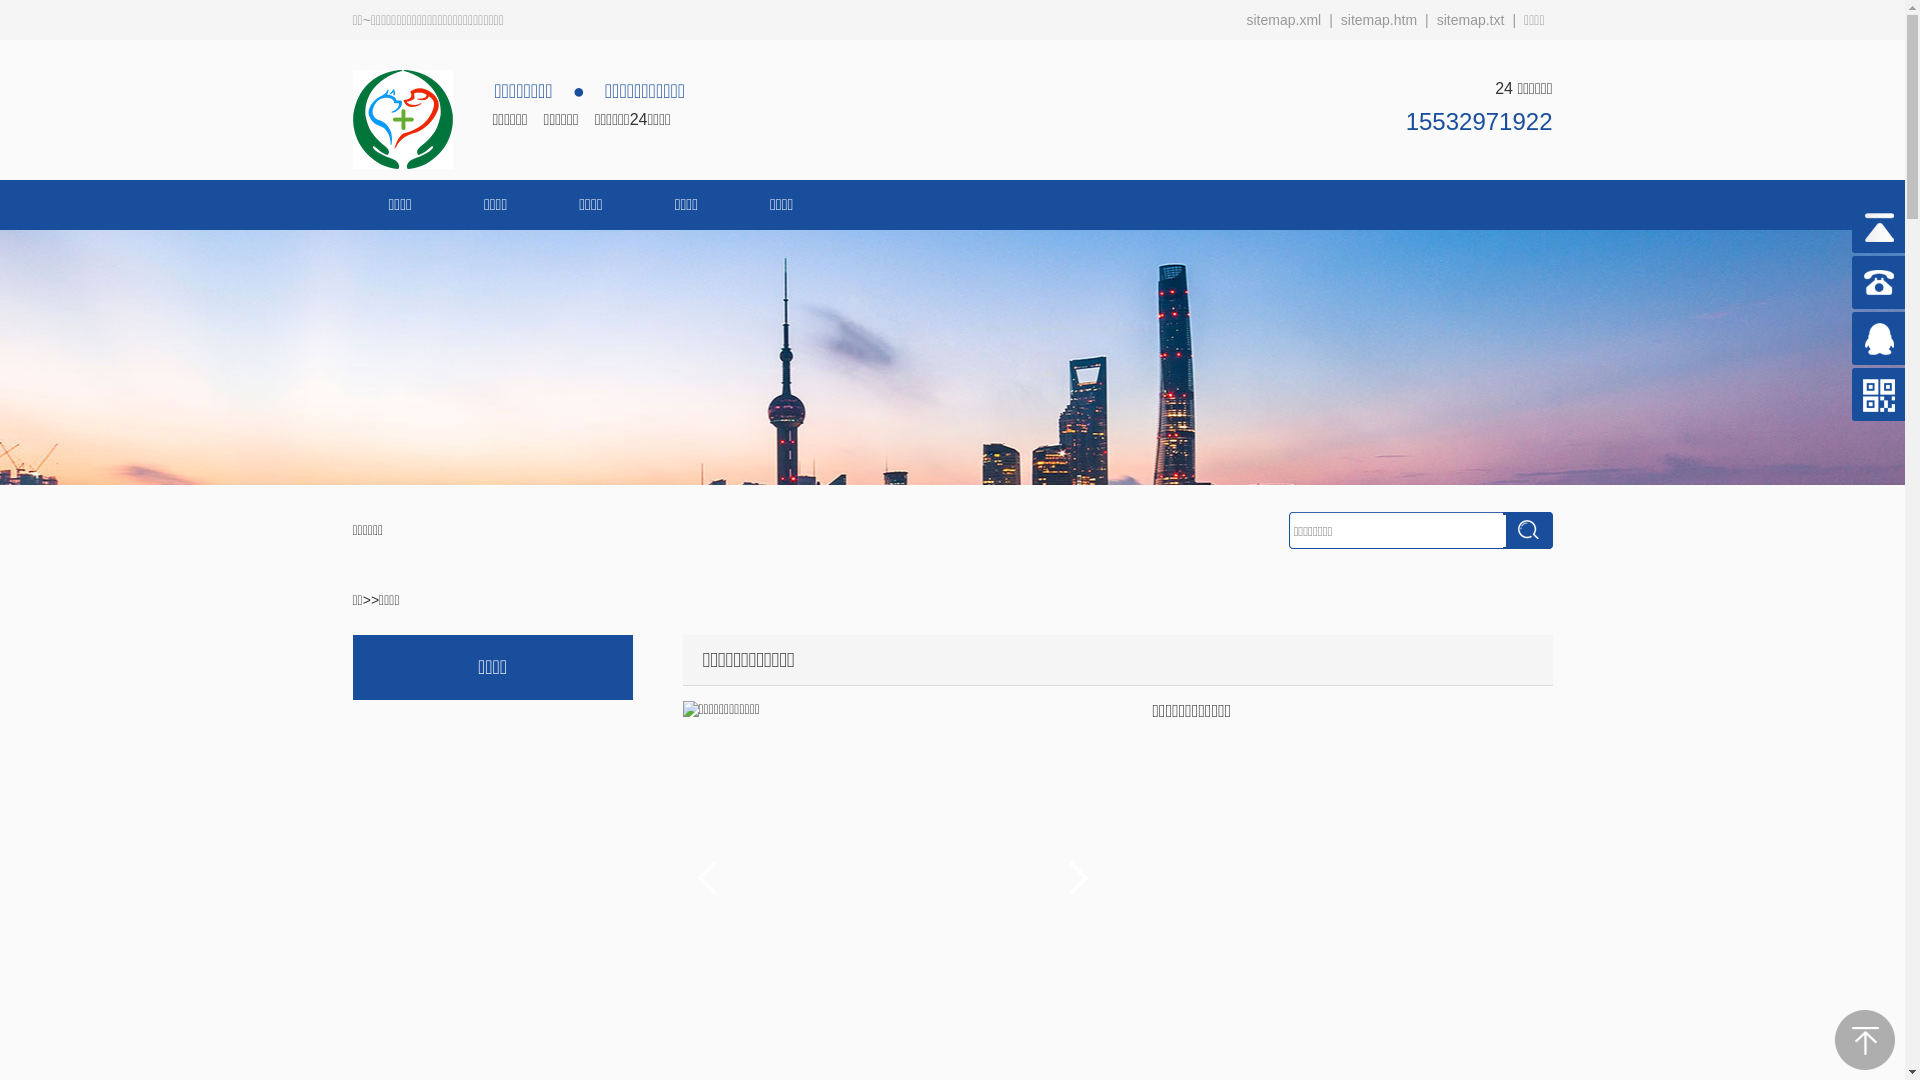 The height and width of the screenshot is (1080, 1920). What do you see at coordinates (1377, 19) in the screenshot?
I see `'sitemap.htm'` at bounding box center [1377, 19].